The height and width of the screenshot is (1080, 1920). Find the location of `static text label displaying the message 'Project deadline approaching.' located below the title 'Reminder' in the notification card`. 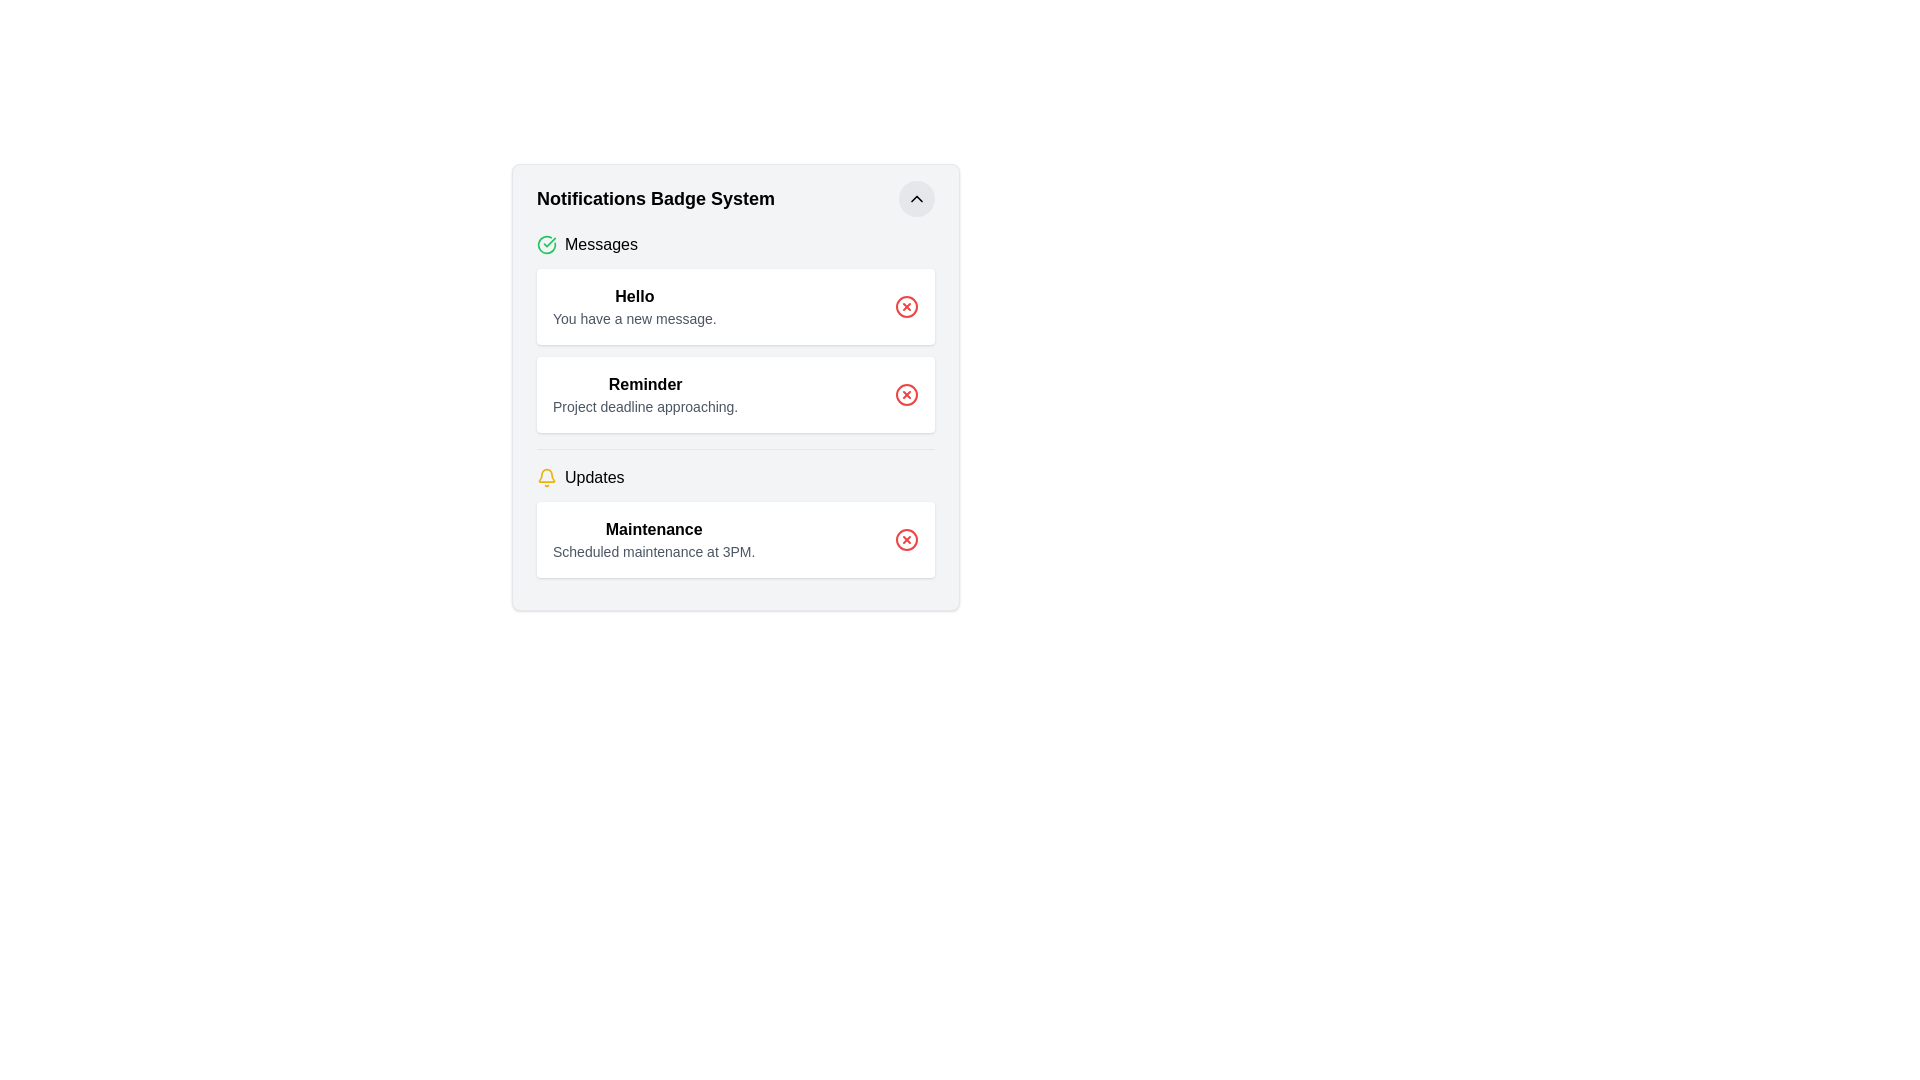

static text label displaying the message 'Project deadline approaching.' located below the title 'Reminder' in the notification card is located at coordinates (645, 406).